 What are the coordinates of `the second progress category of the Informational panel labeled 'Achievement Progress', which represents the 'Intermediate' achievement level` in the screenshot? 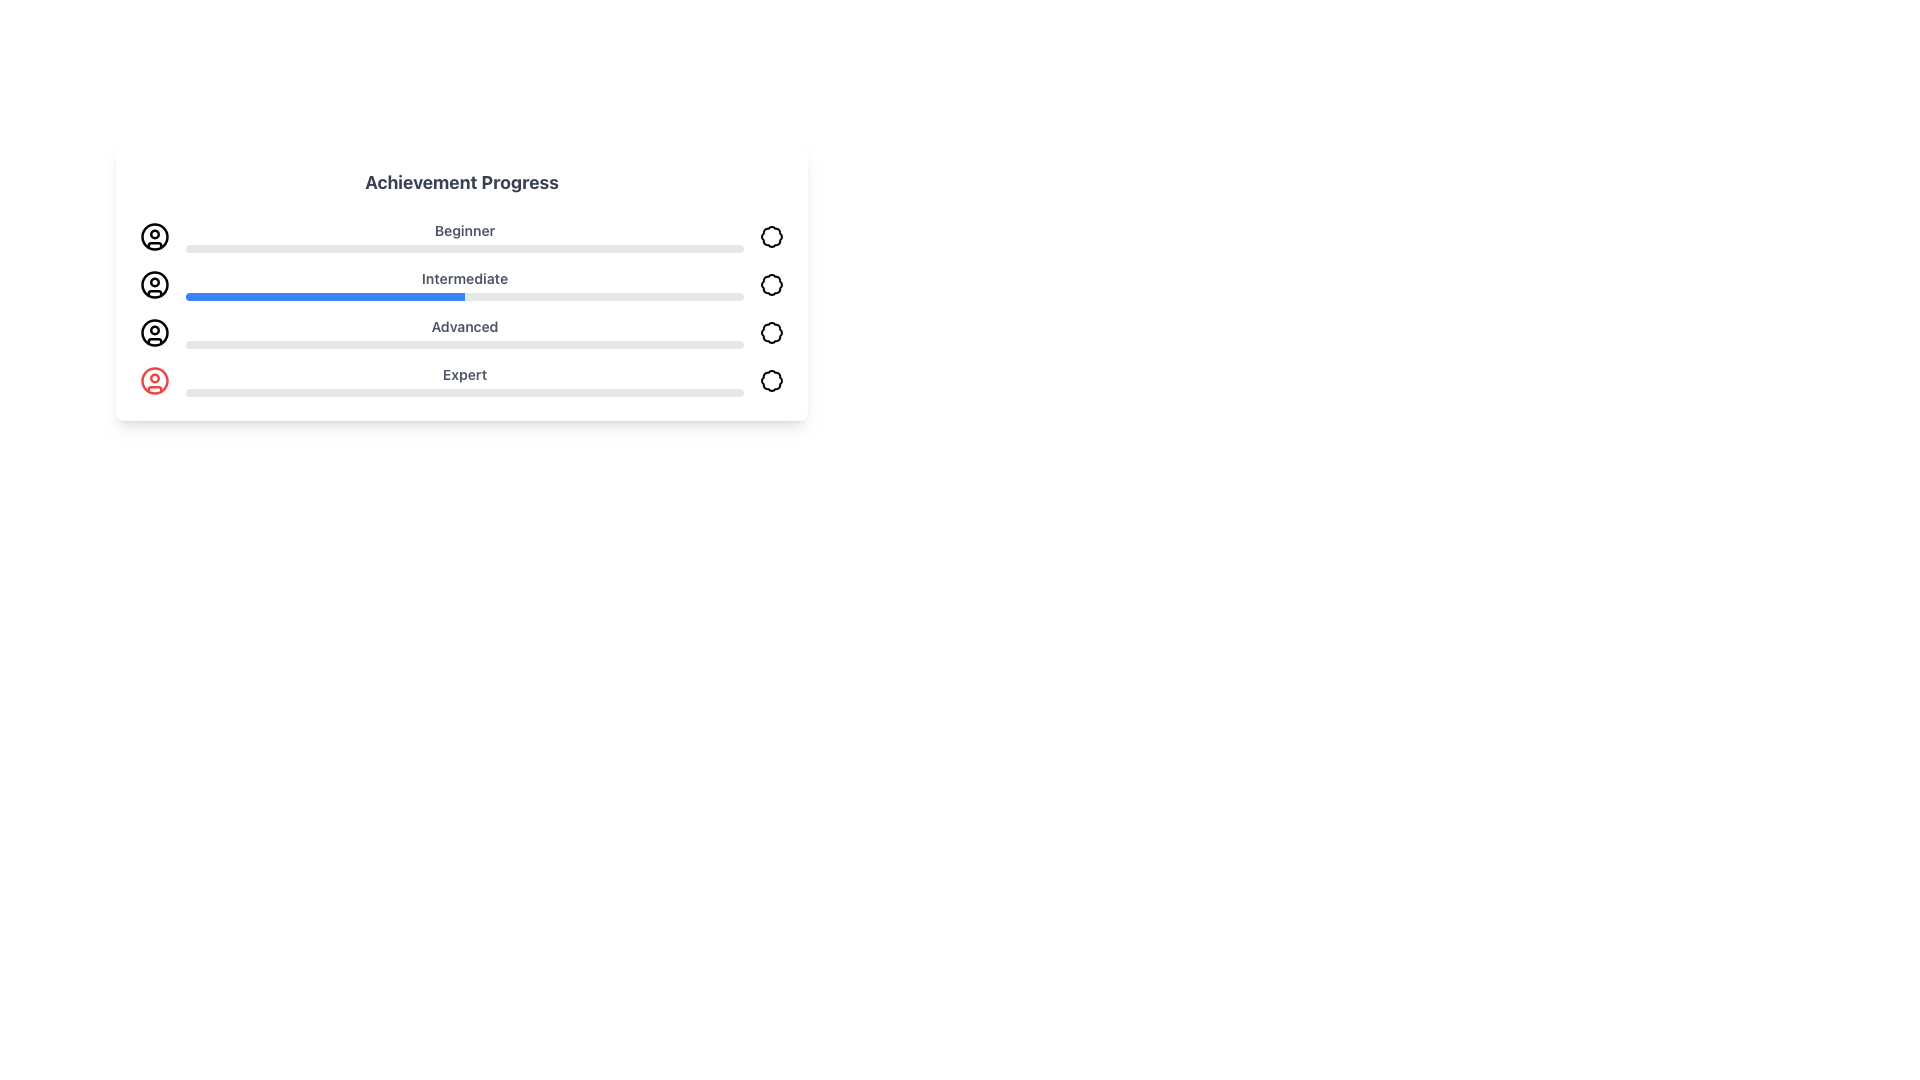 It's located at (460, 308).